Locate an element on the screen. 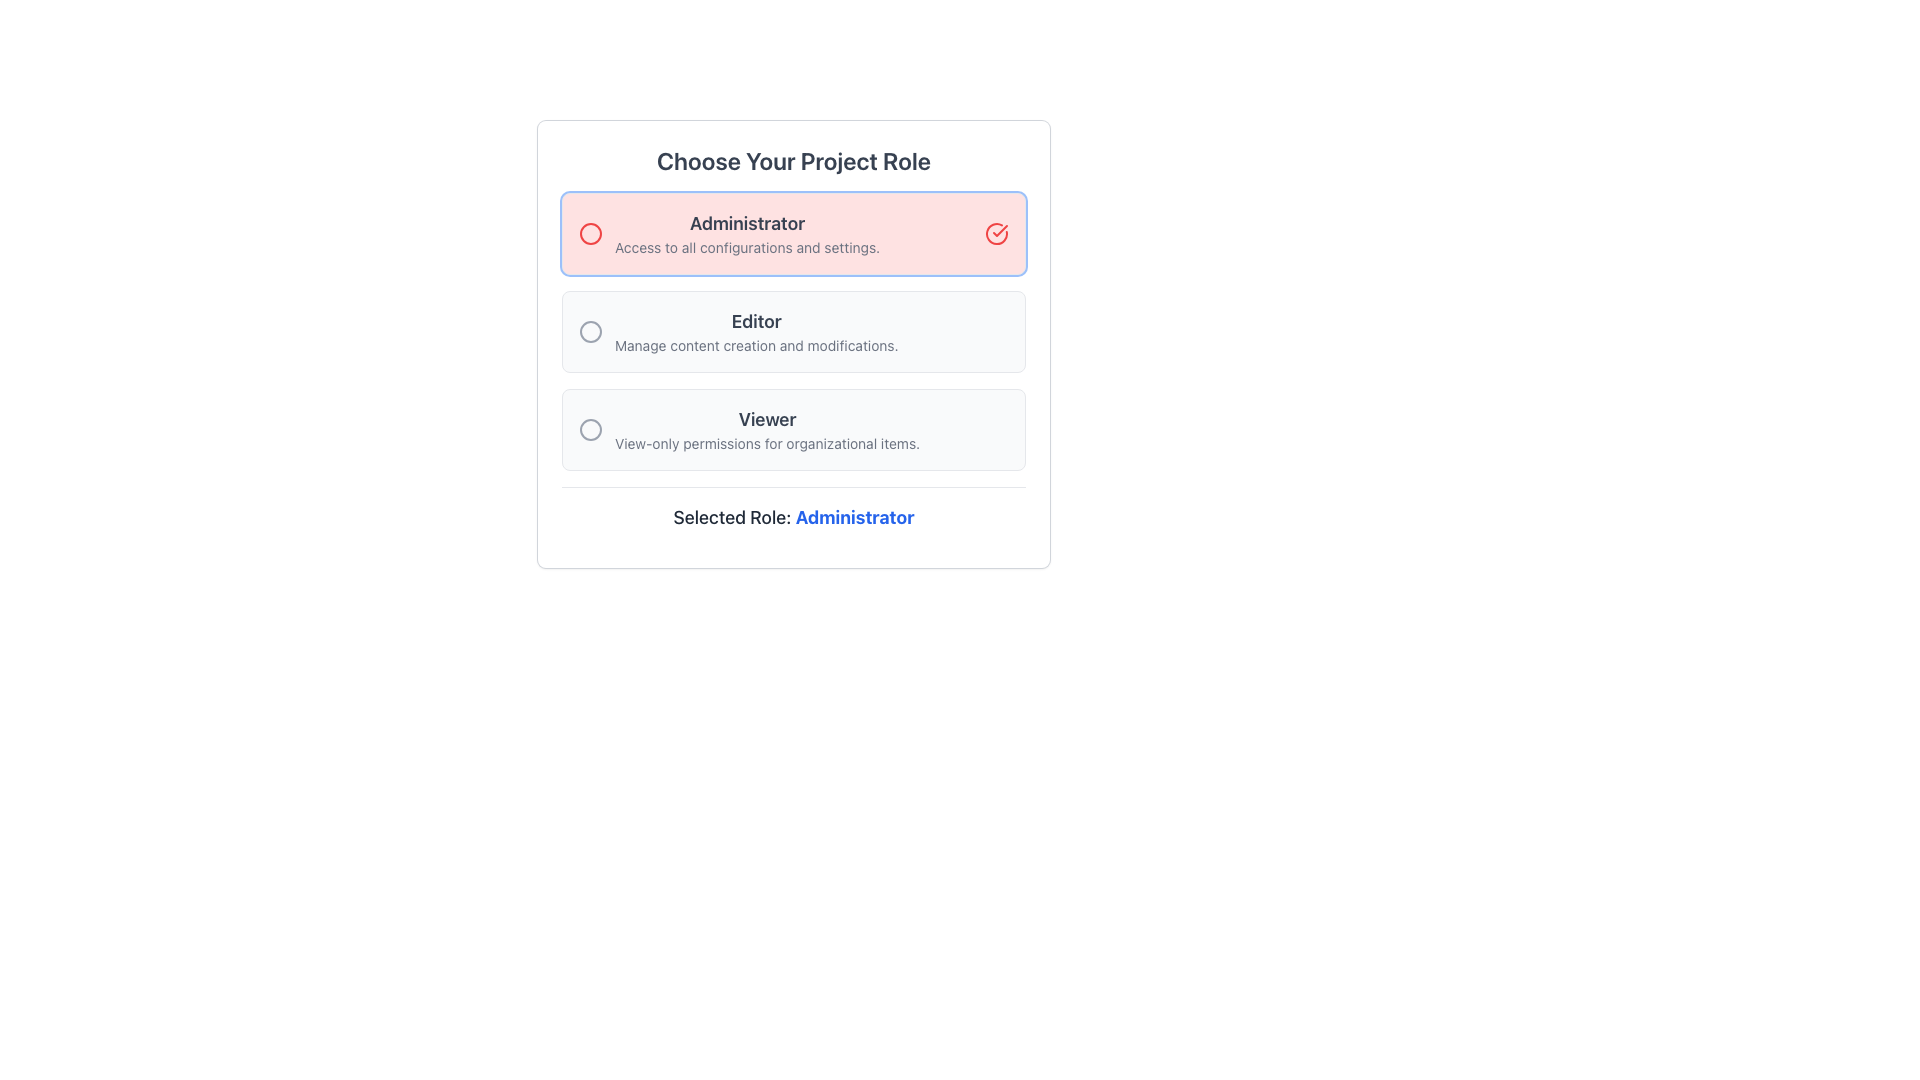 The image size is (1920, 1080). the red circular icon with a checkmark symbol located to the right of the text 'Administrator' to recognize the selection is located at coordinates (997, 233).